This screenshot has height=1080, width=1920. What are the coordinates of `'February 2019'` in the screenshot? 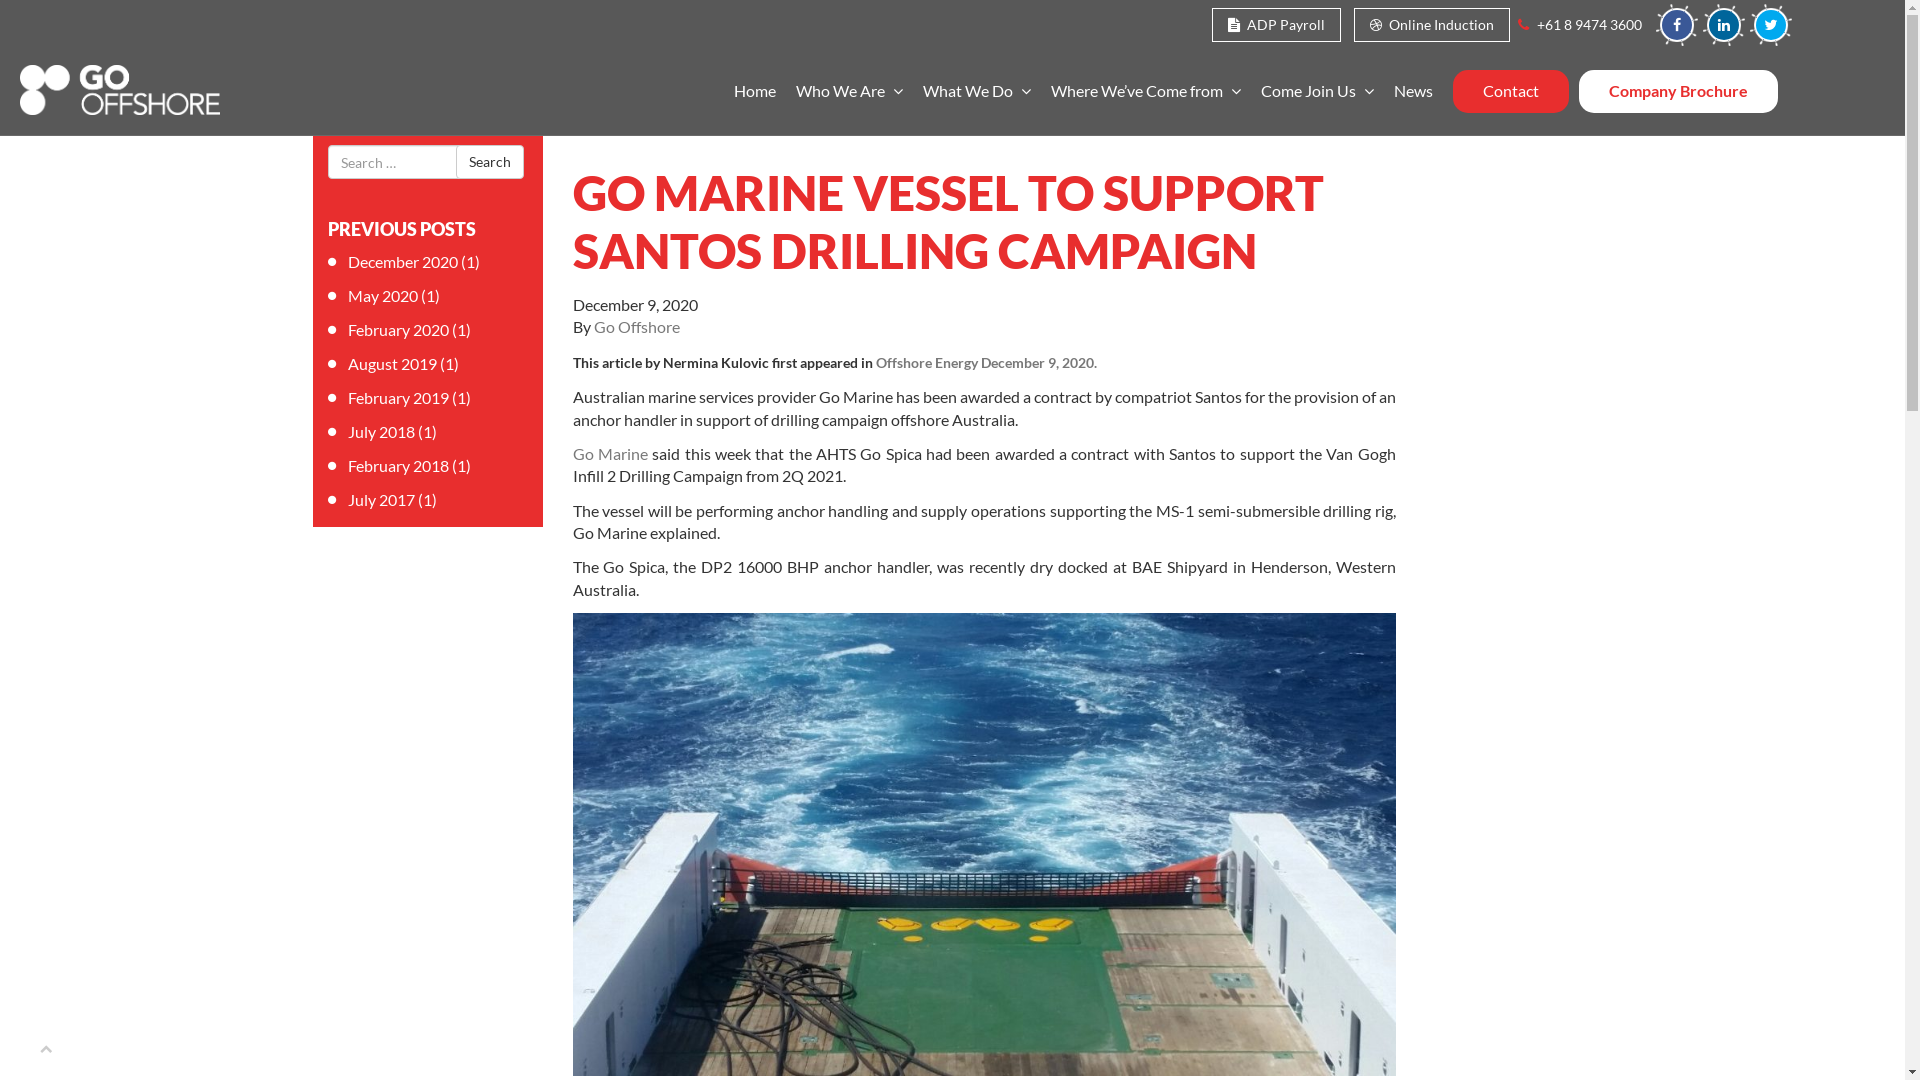 It's located at (398, 397).